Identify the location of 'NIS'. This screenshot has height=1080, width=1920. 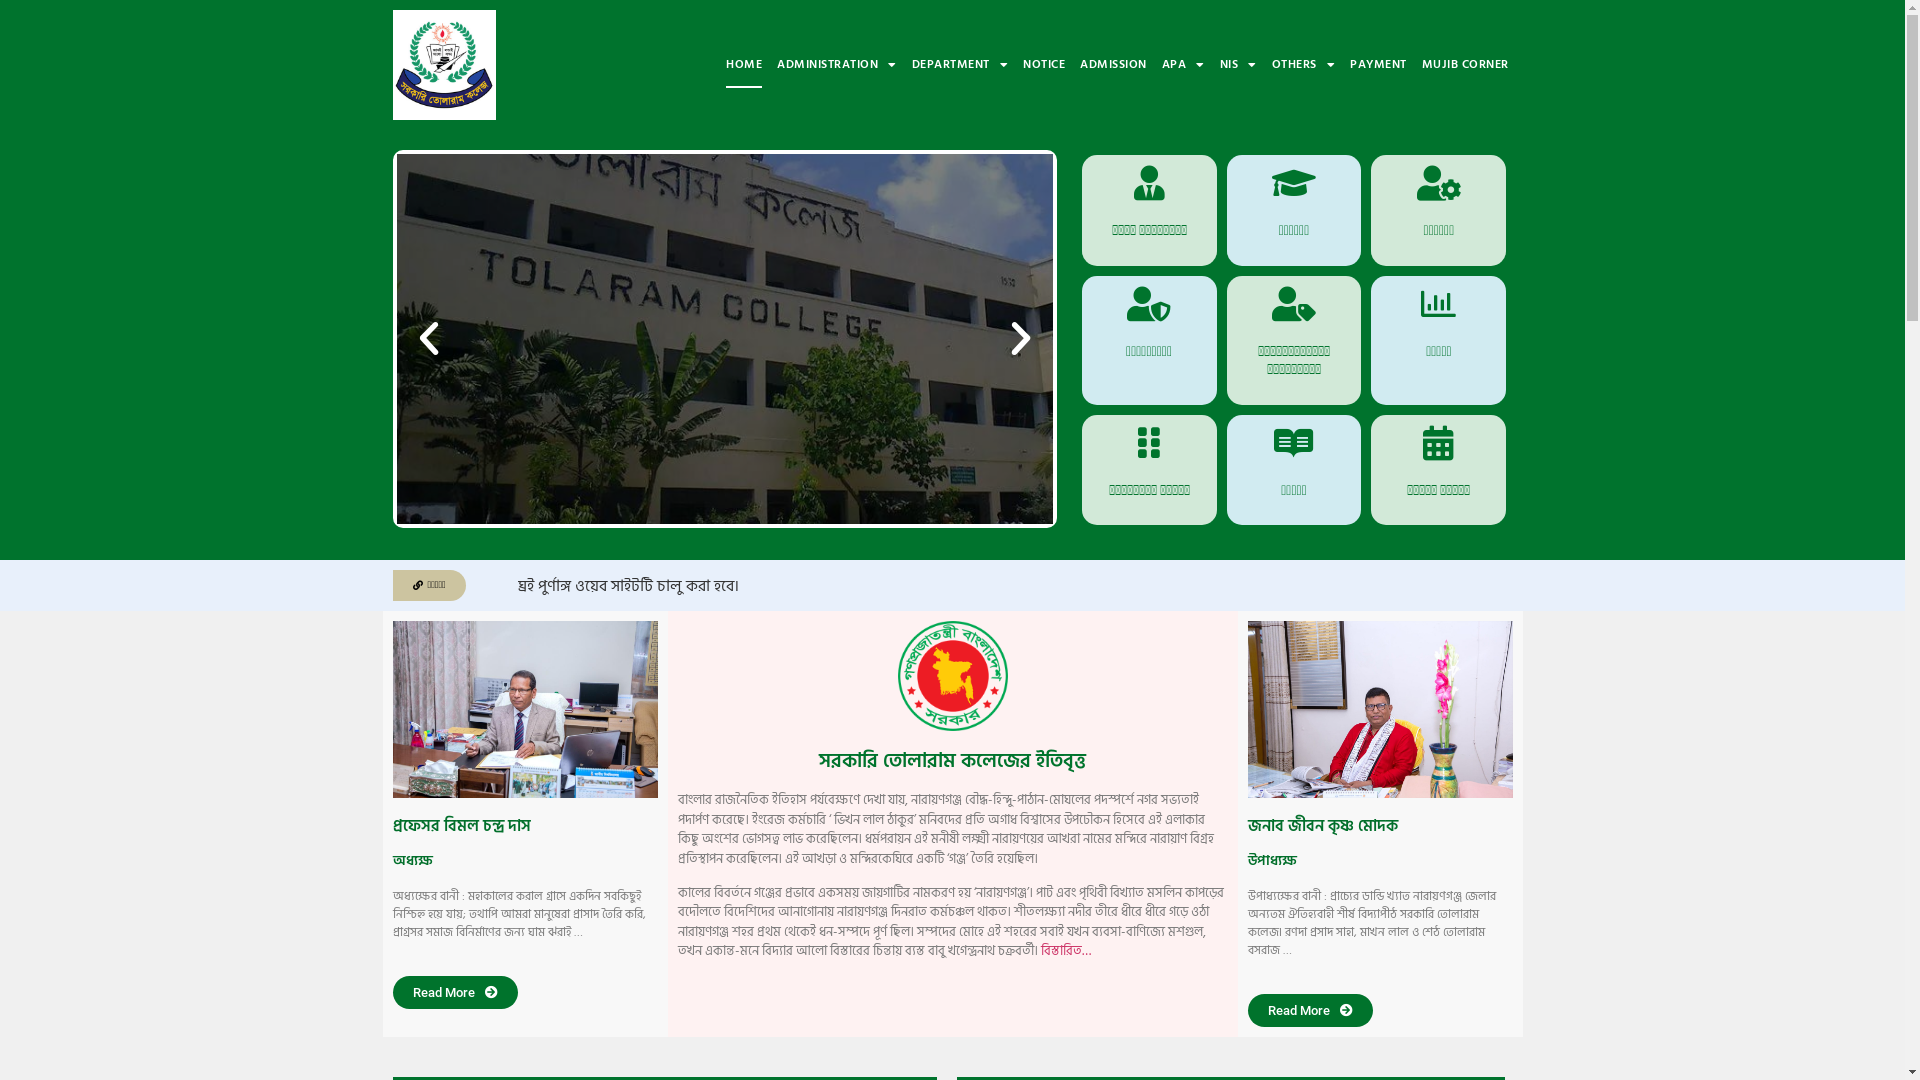
(1237, 64).